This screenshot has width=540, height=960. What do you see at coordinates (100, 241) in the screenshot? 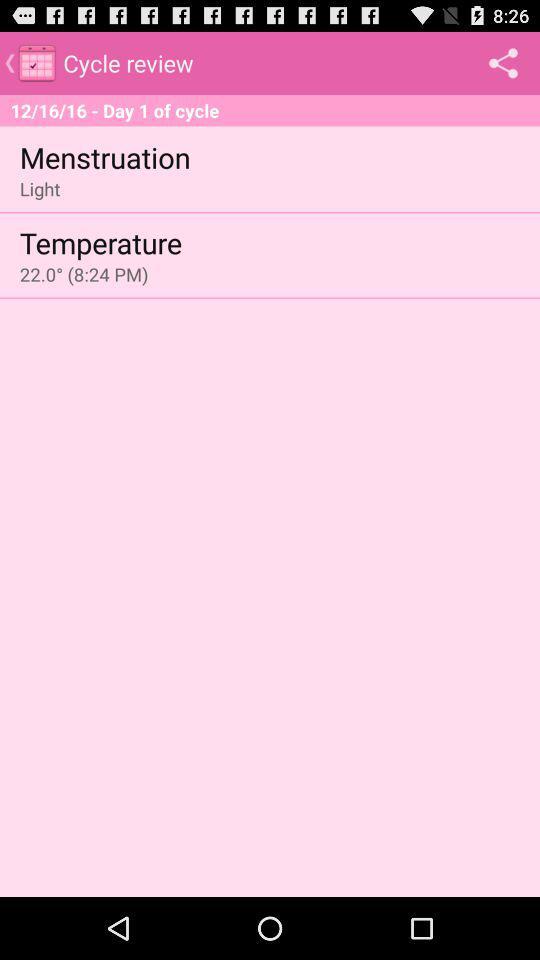
I see `item above 22 0 8 item` at bounding box center [100, 241].